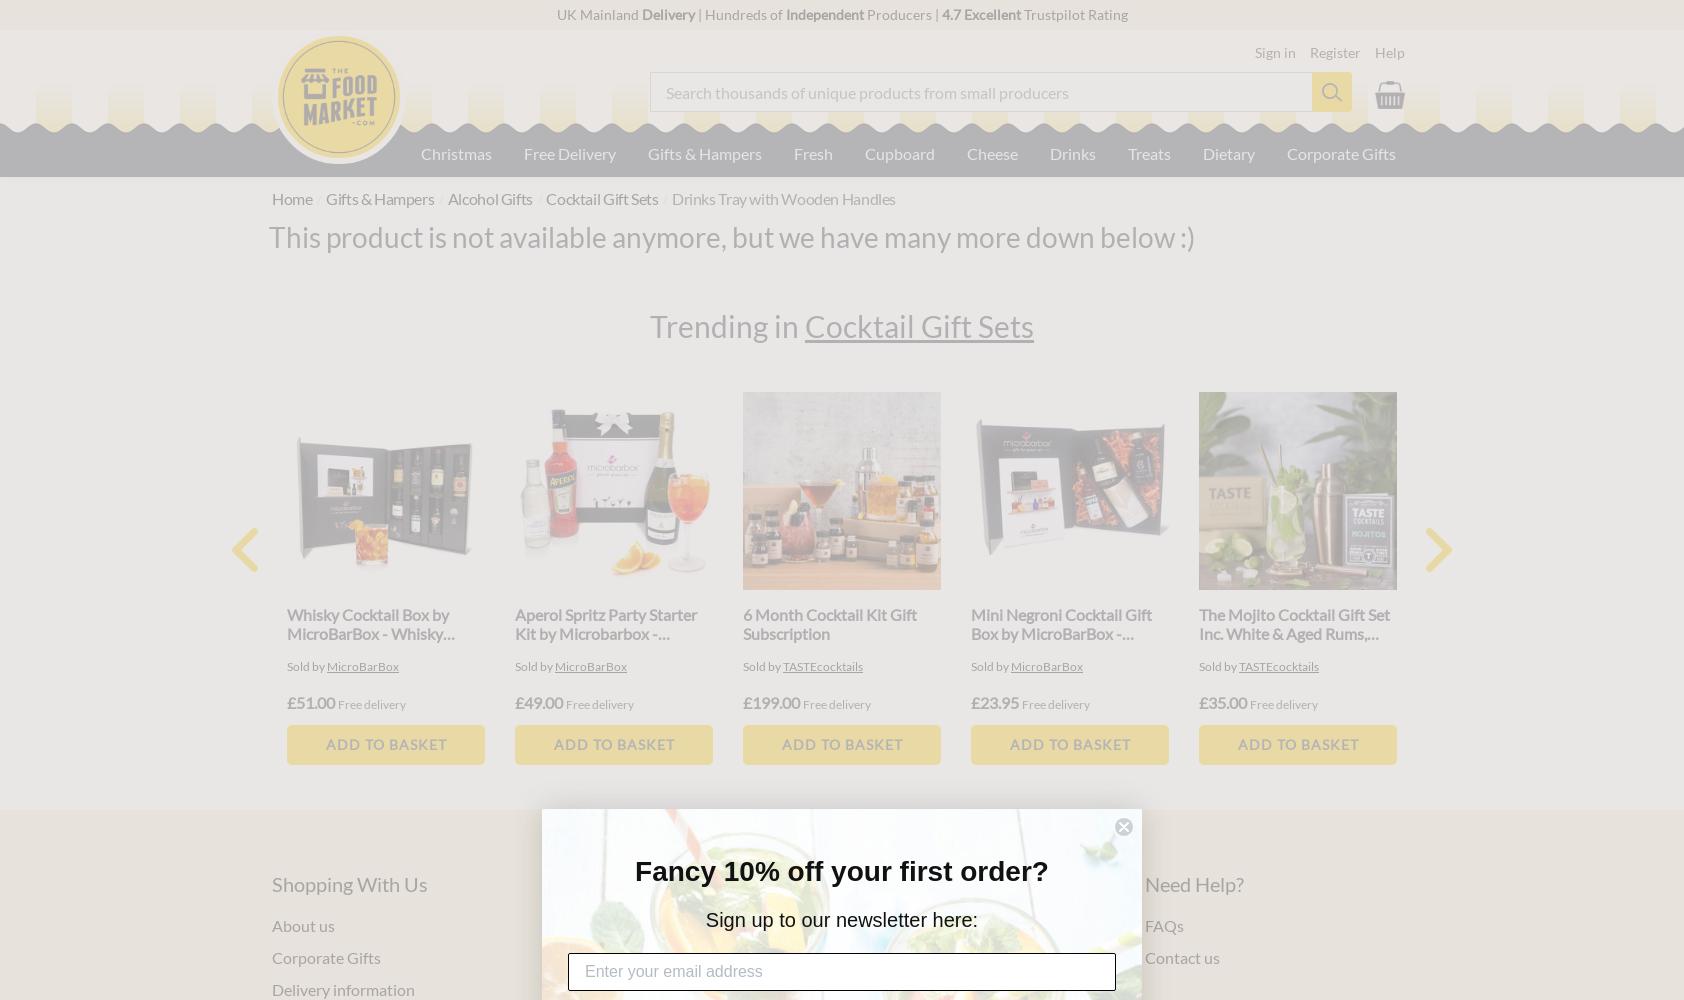 The width and height of the screenshot is (1684, 1000). Describe the element at coordinates (488, 197) in the screenshot. I see `'Alcohol Gifts'` at that location.